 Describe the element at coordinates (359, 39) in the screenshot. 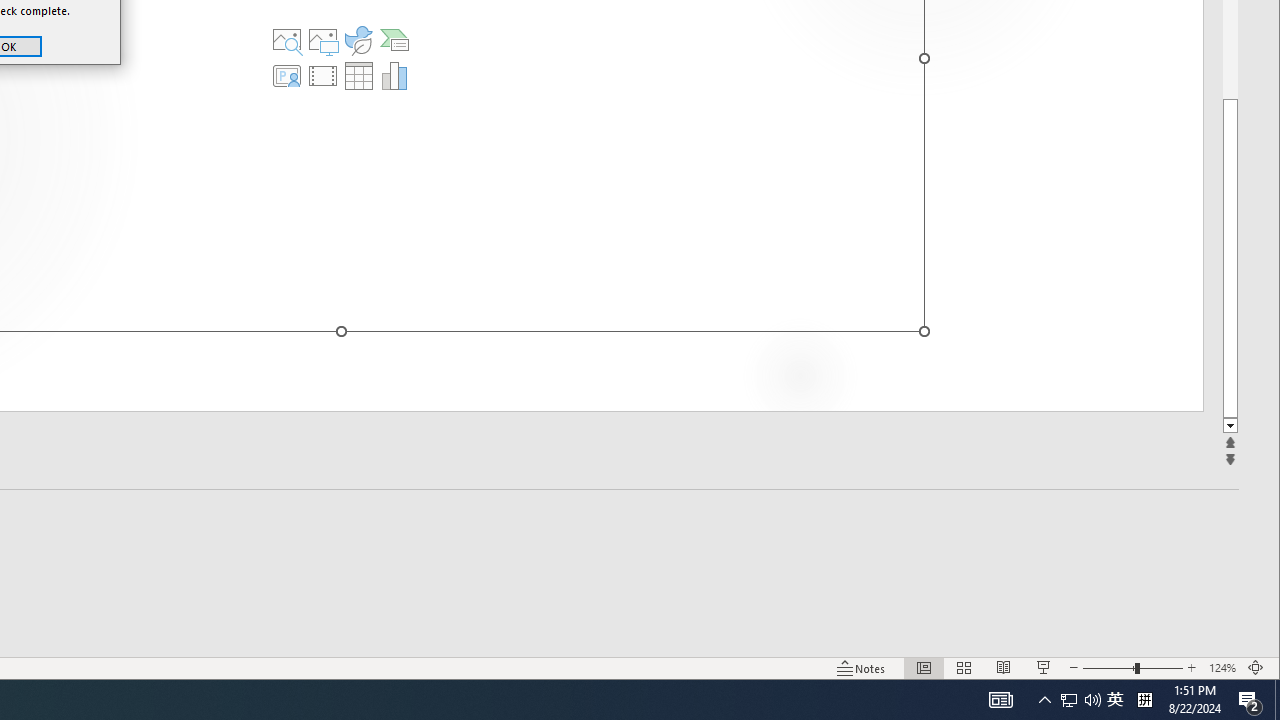

I see `'Insert an Icon'` at that location.